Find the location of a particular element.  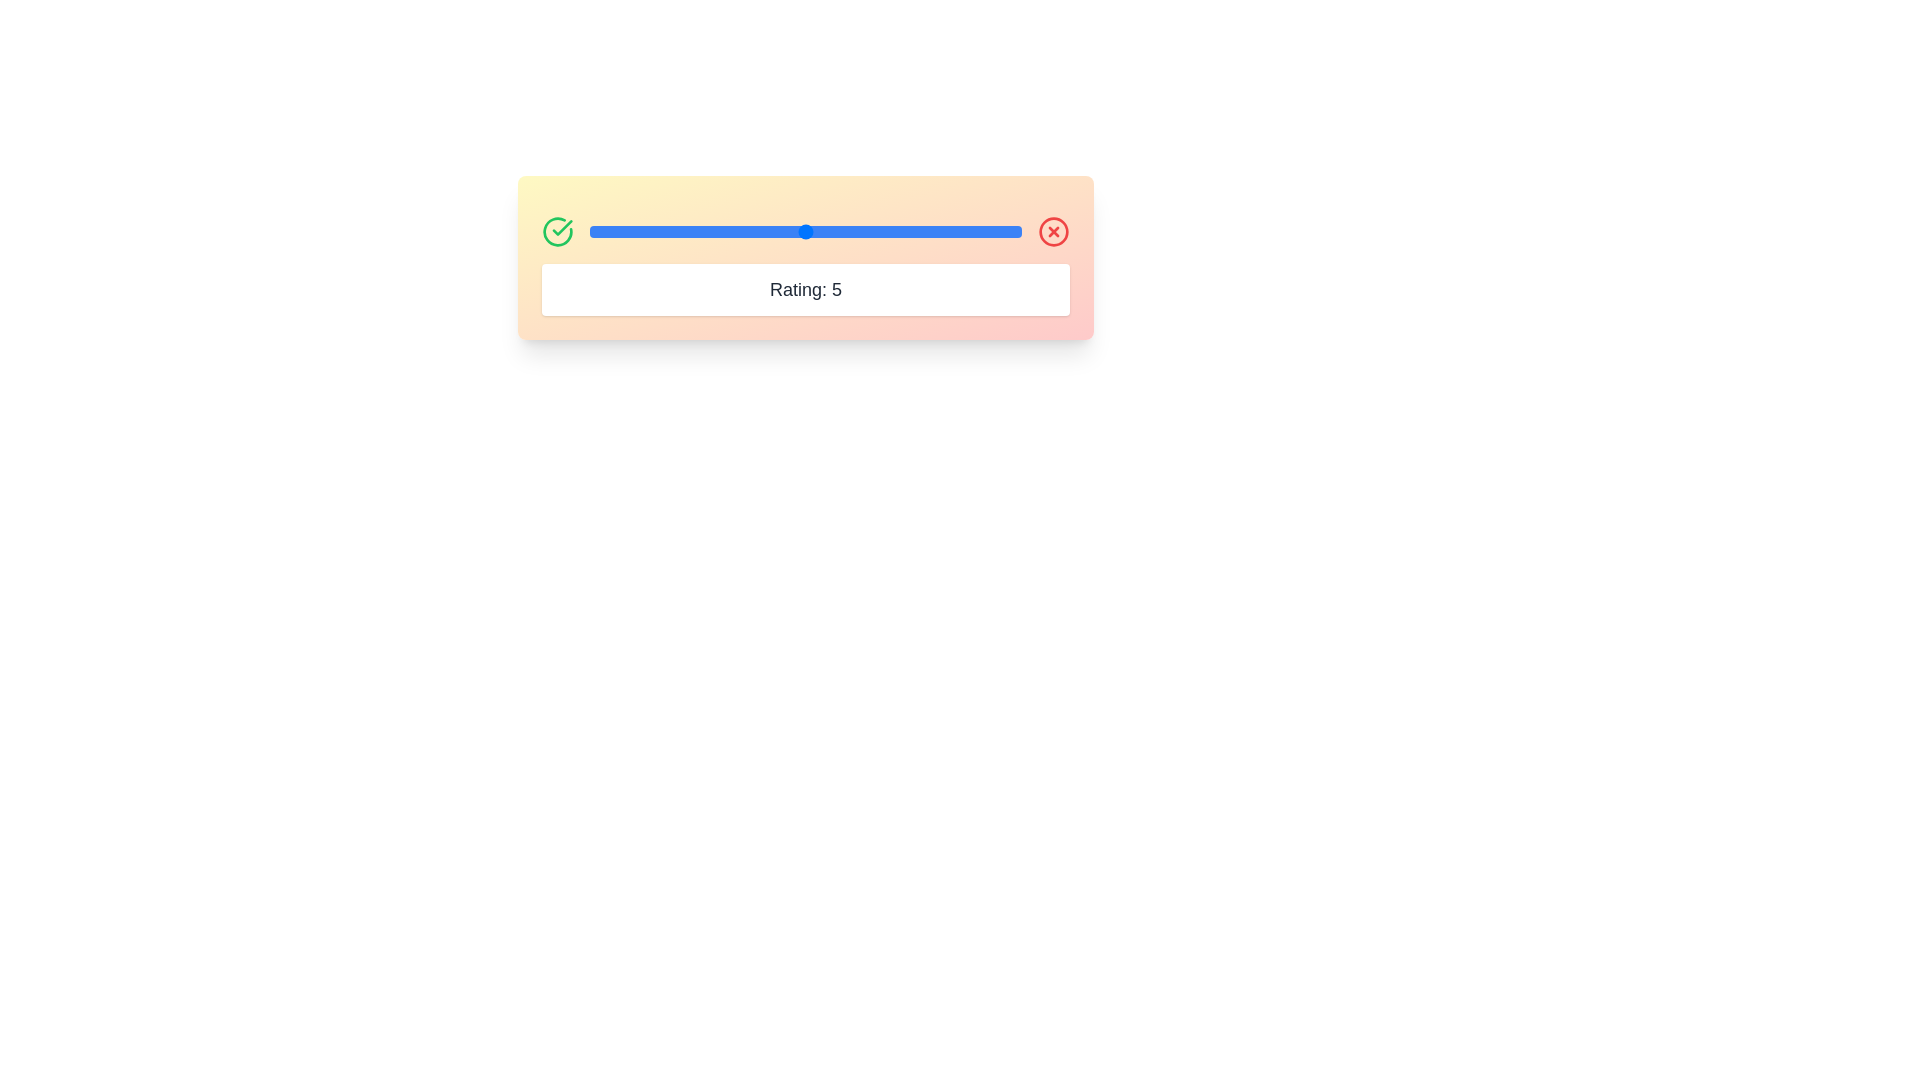

the text display label that shows 'Rating: 5', which is centrally aligned in a white background panel beneath a slider element is located at coordinates (806, 289).